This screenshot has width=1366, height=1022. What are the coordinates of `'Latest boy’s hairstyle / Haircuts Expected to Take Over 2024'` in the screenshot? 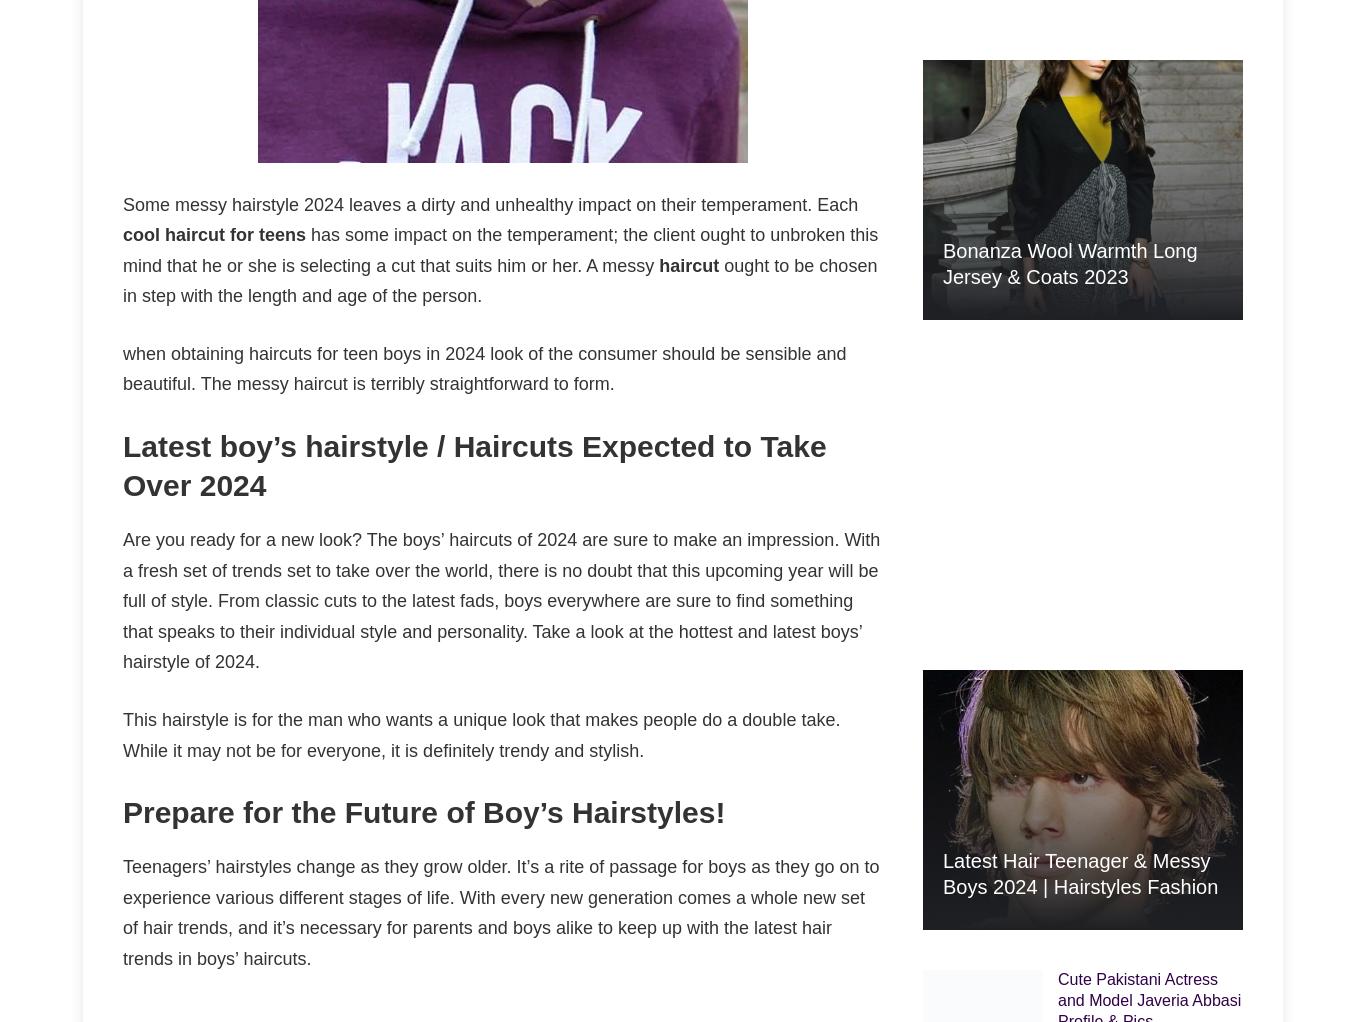 It's located at (474, 465).